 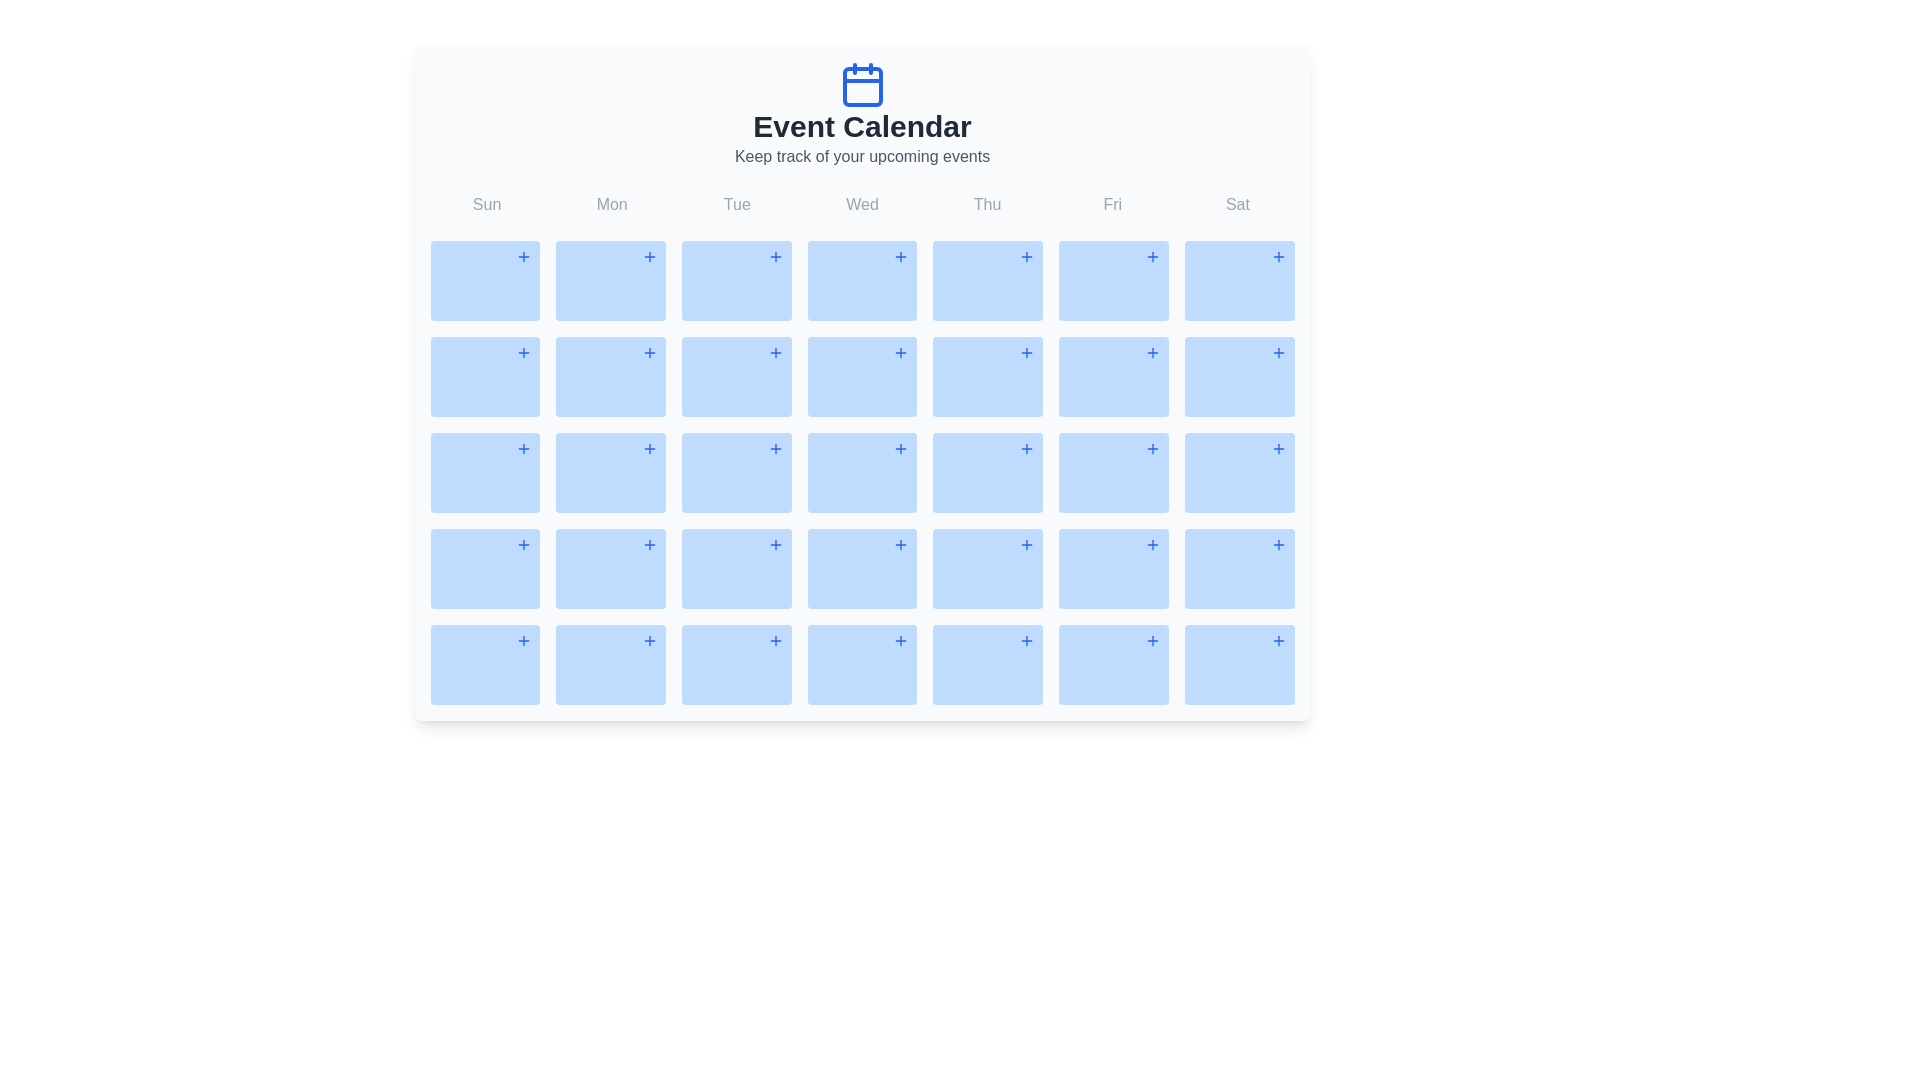 What do you see at coordinates (862, 569) in the screenshot?
I see `the grid tile located in the fifth row and fourth column, which has a light blue background and a small blue '+' button in the top-right corner` at bounding box center [862, 569].